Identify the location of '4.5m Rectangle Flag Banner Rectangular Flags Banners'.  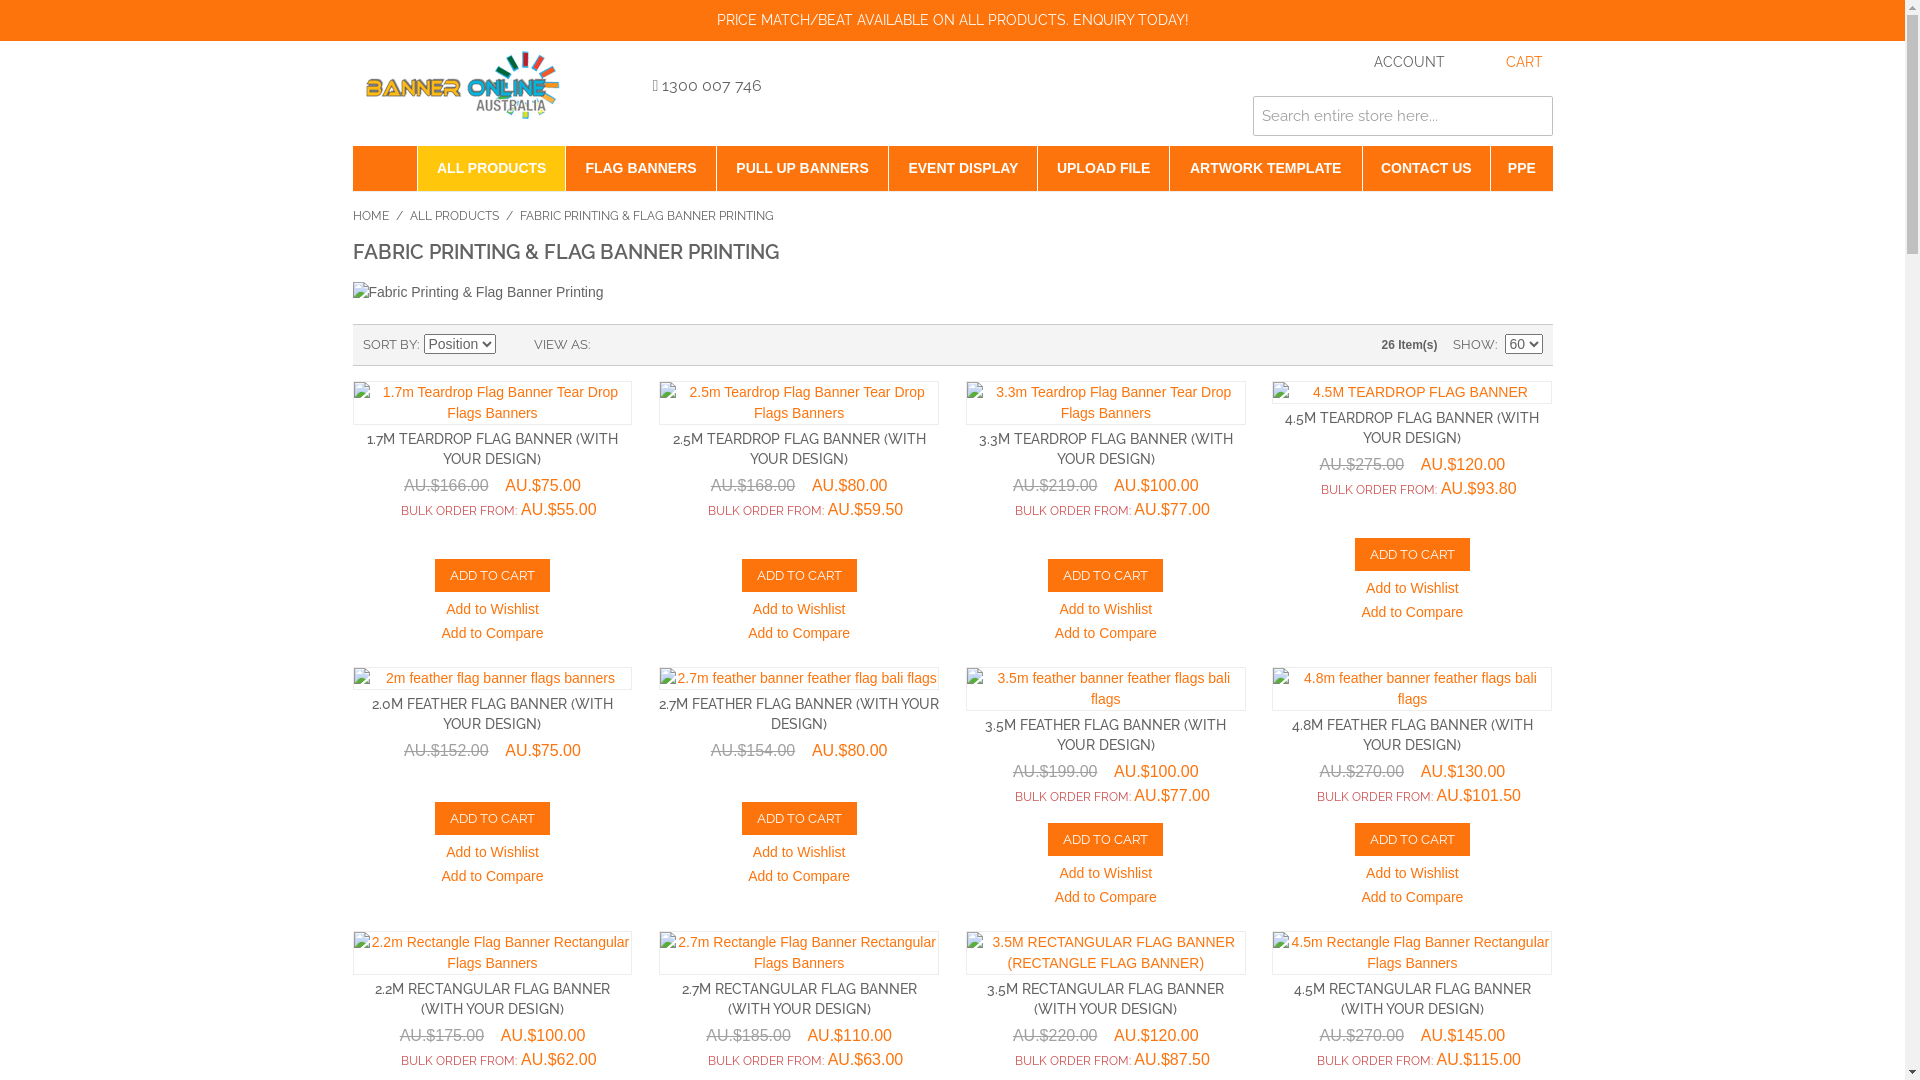
(1410, 951).